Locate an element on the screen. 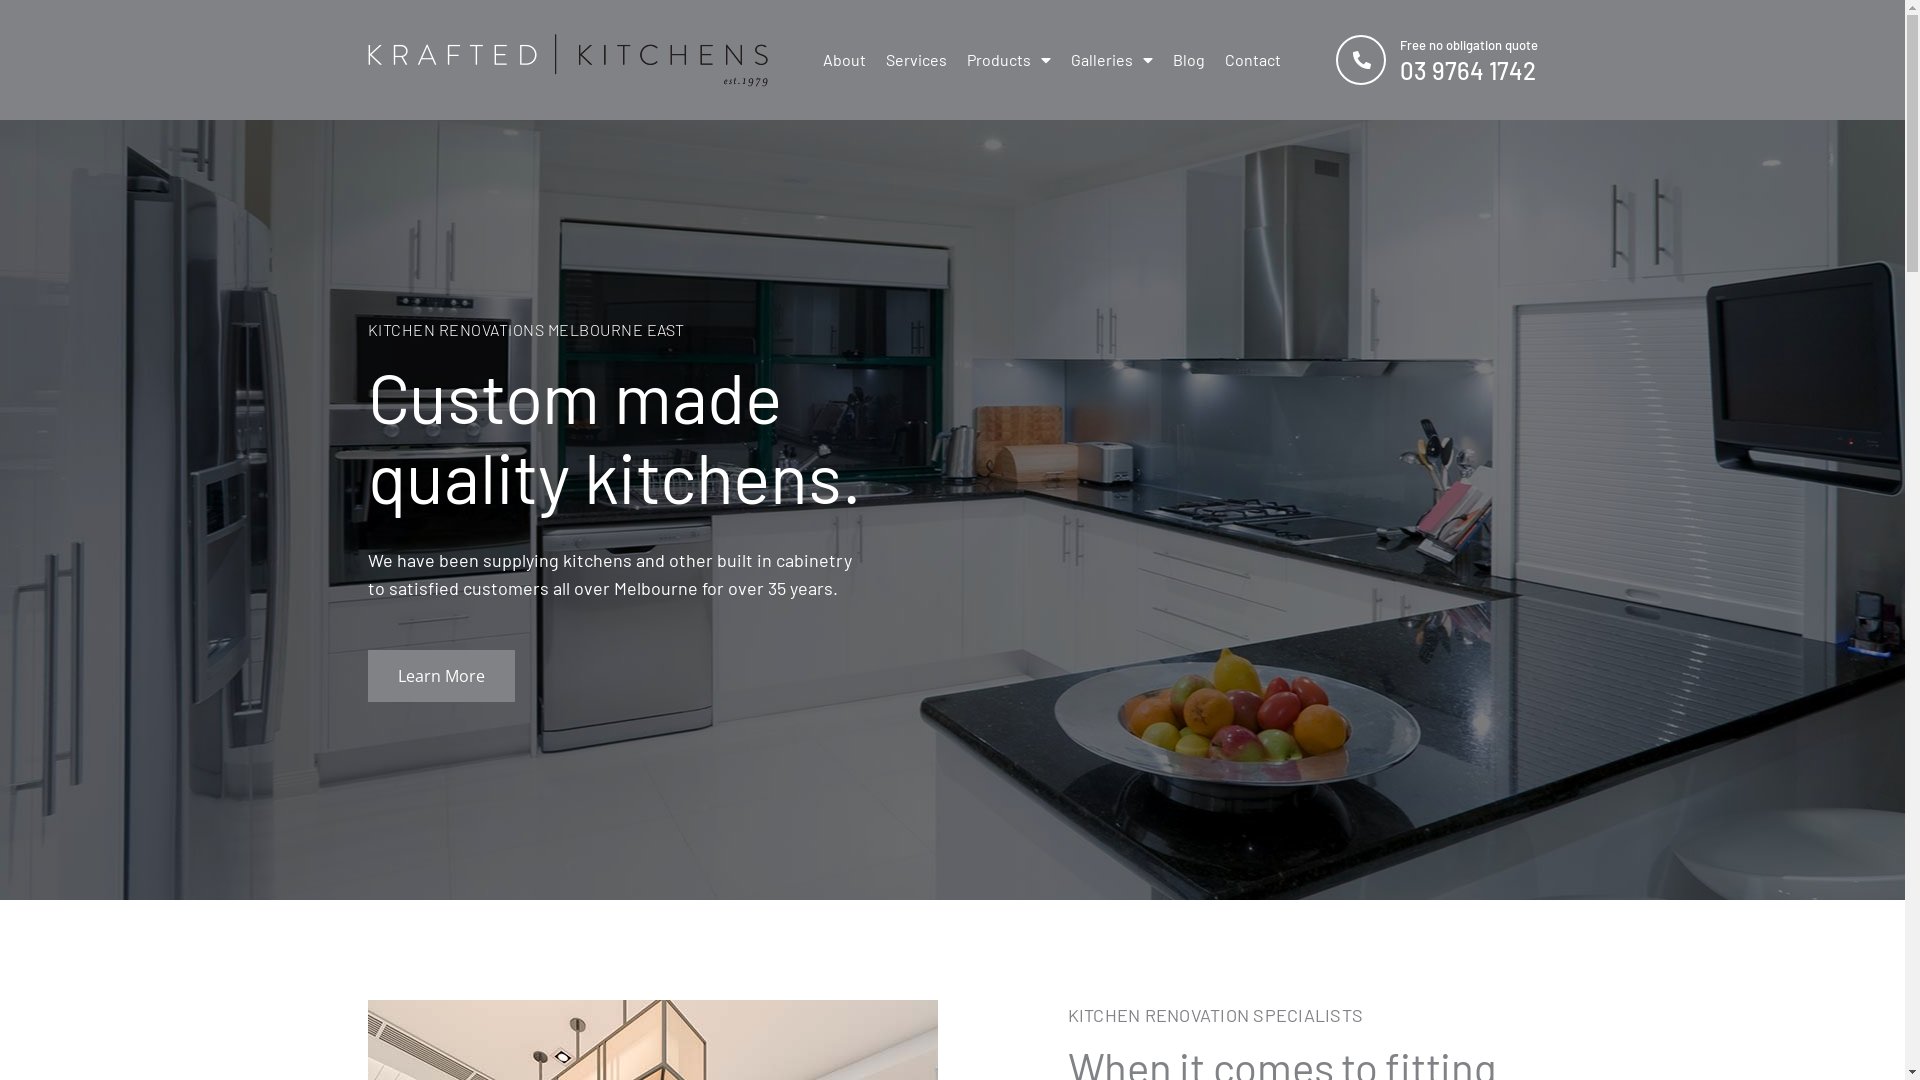 The width and height of the screenshot is (1920, 1080). 'Learn More' is located at coordinates (368, 675).